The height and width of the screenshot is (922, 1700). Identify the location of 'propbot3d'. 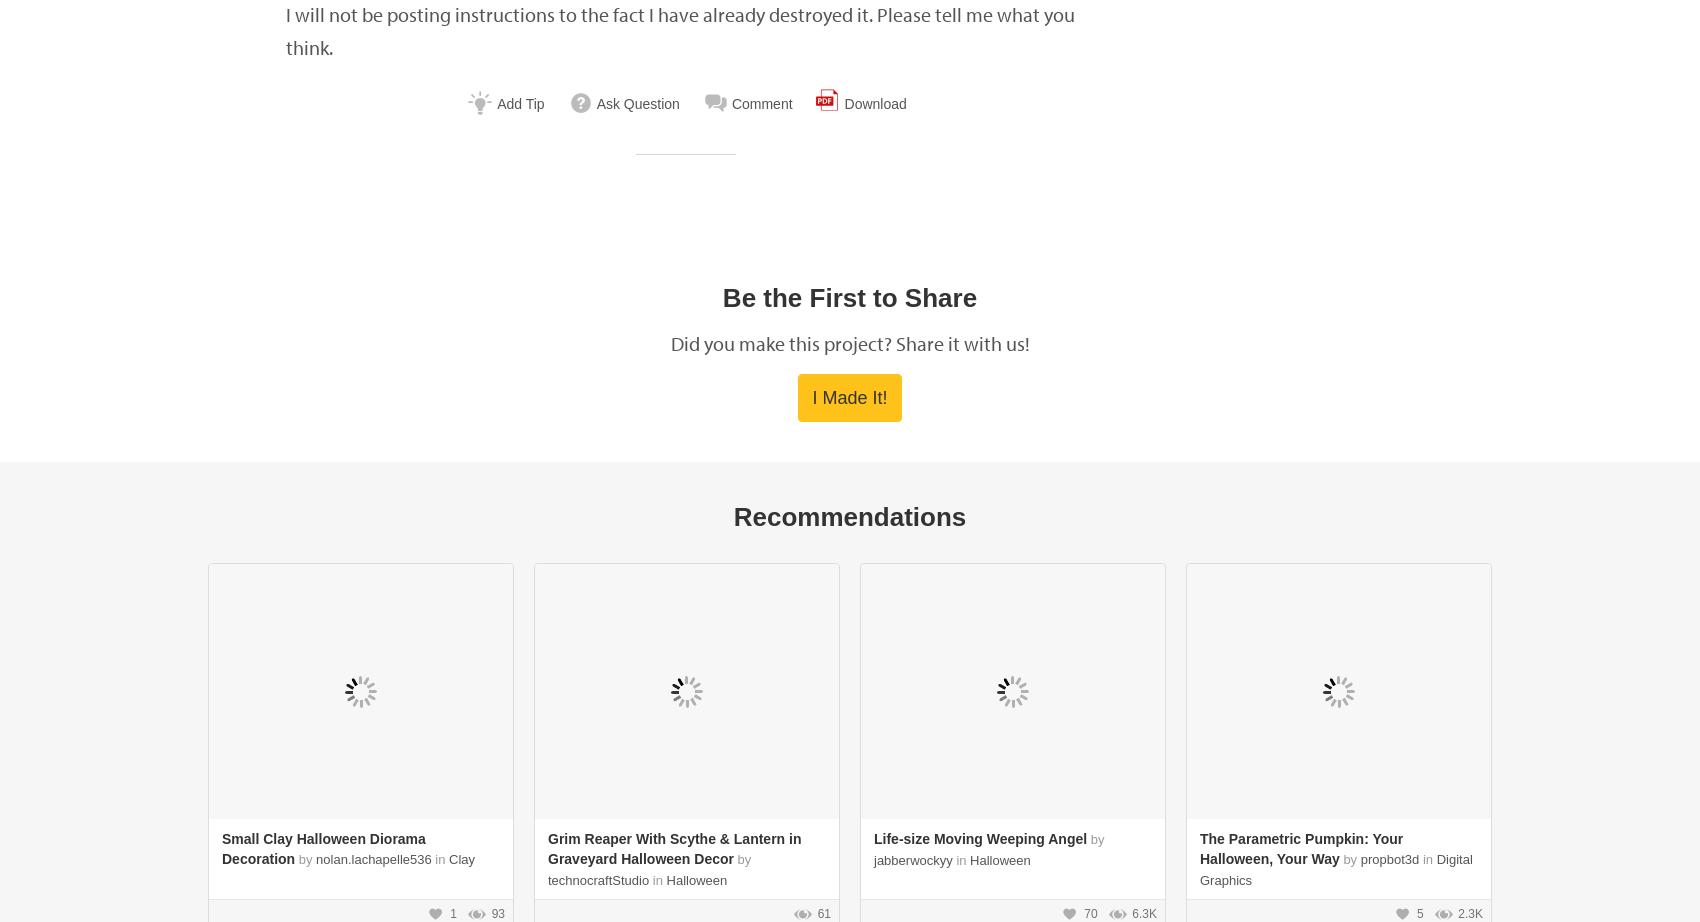
(1388, 858).